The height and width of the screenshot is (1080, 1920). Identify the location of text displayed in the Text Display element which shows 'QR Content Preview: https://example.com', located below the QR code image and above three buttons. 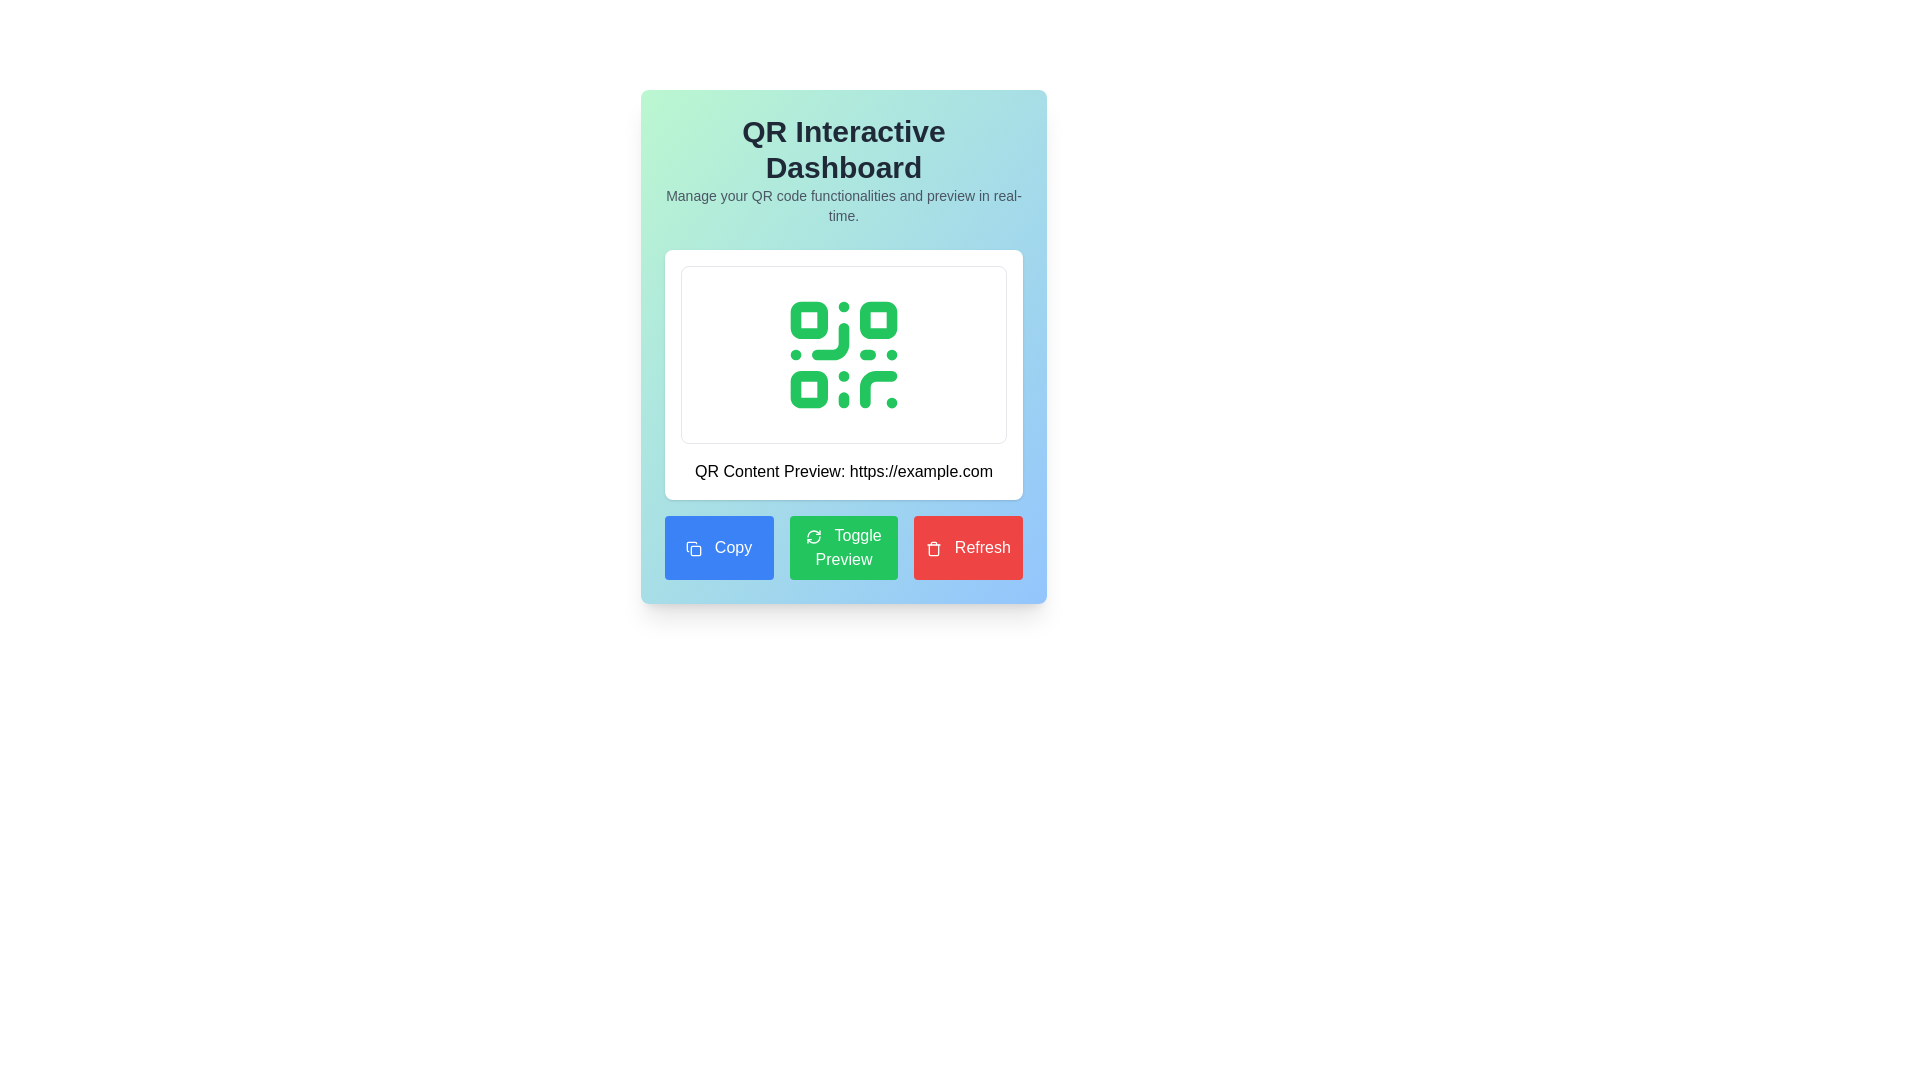
(844, 471).